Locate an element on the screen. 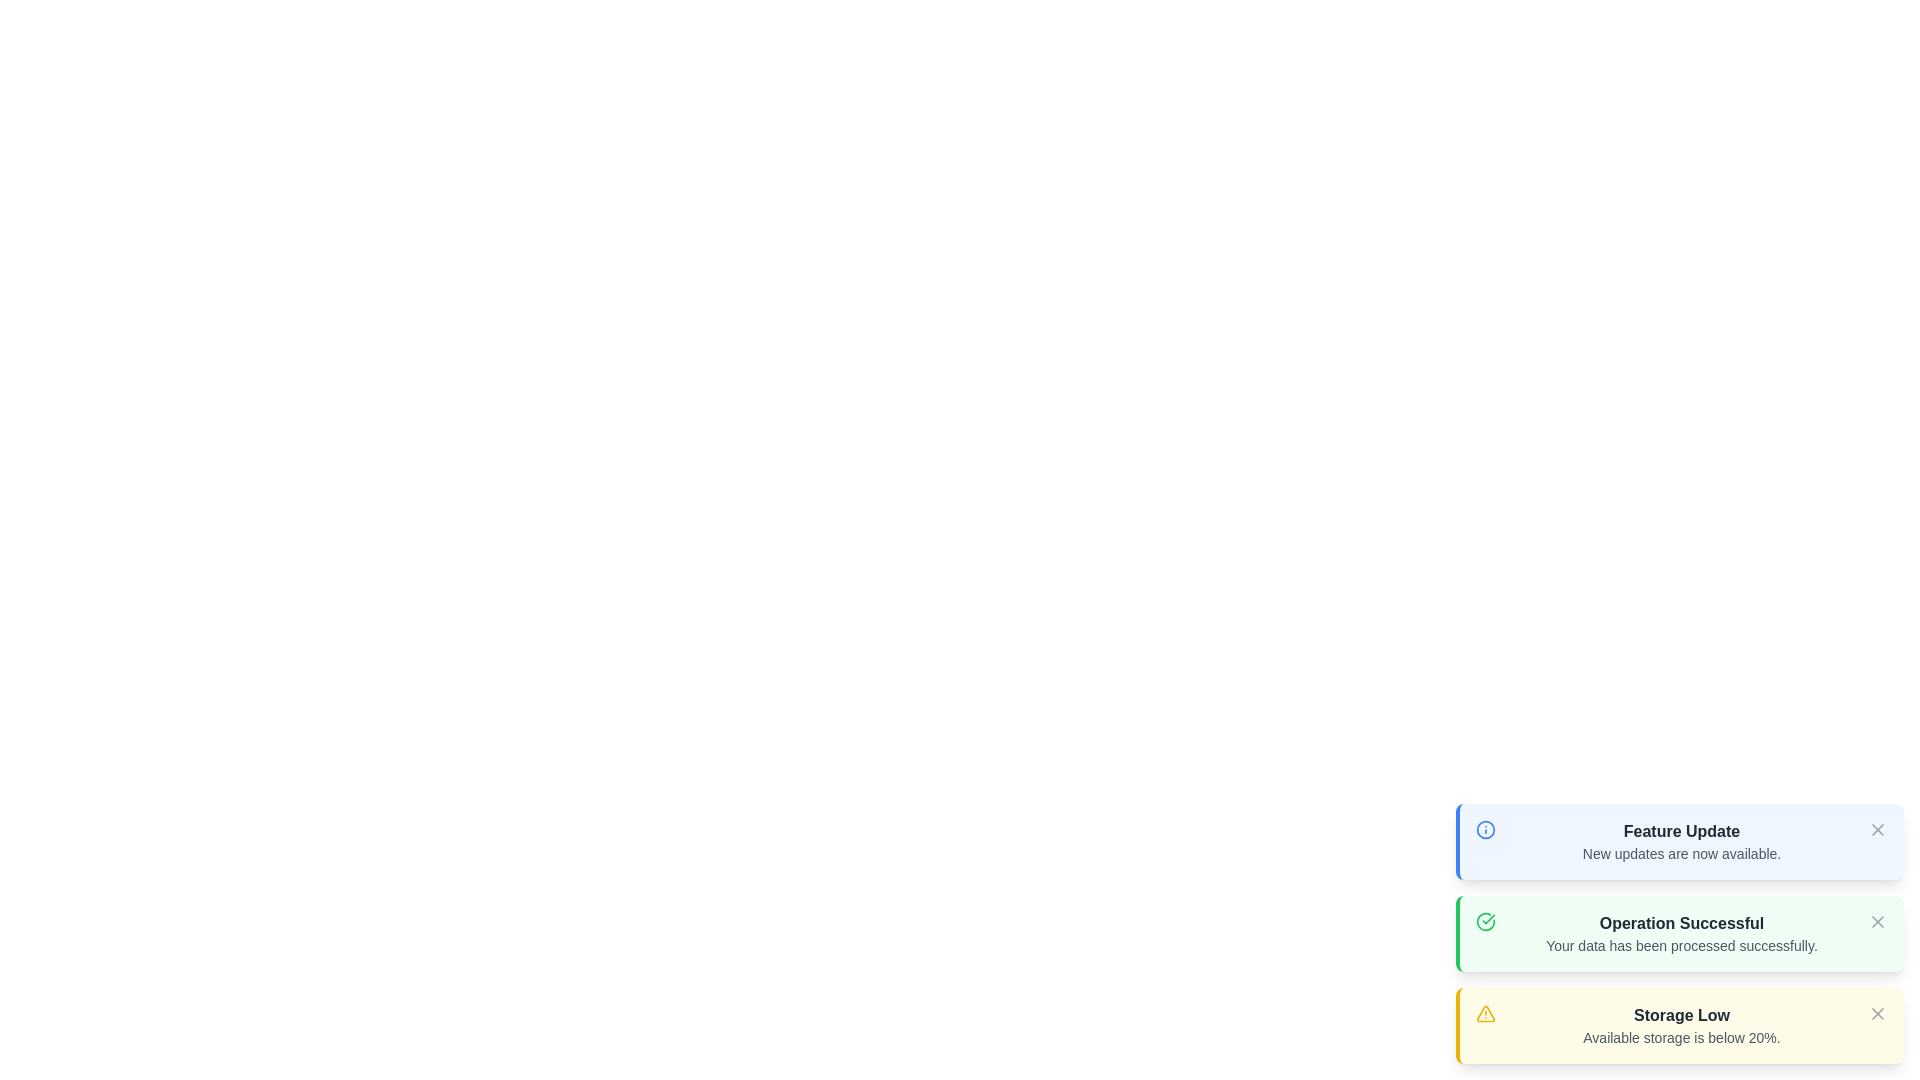  close button of the notification titled 'Feature Update' is located at coordinates (1876, 829).